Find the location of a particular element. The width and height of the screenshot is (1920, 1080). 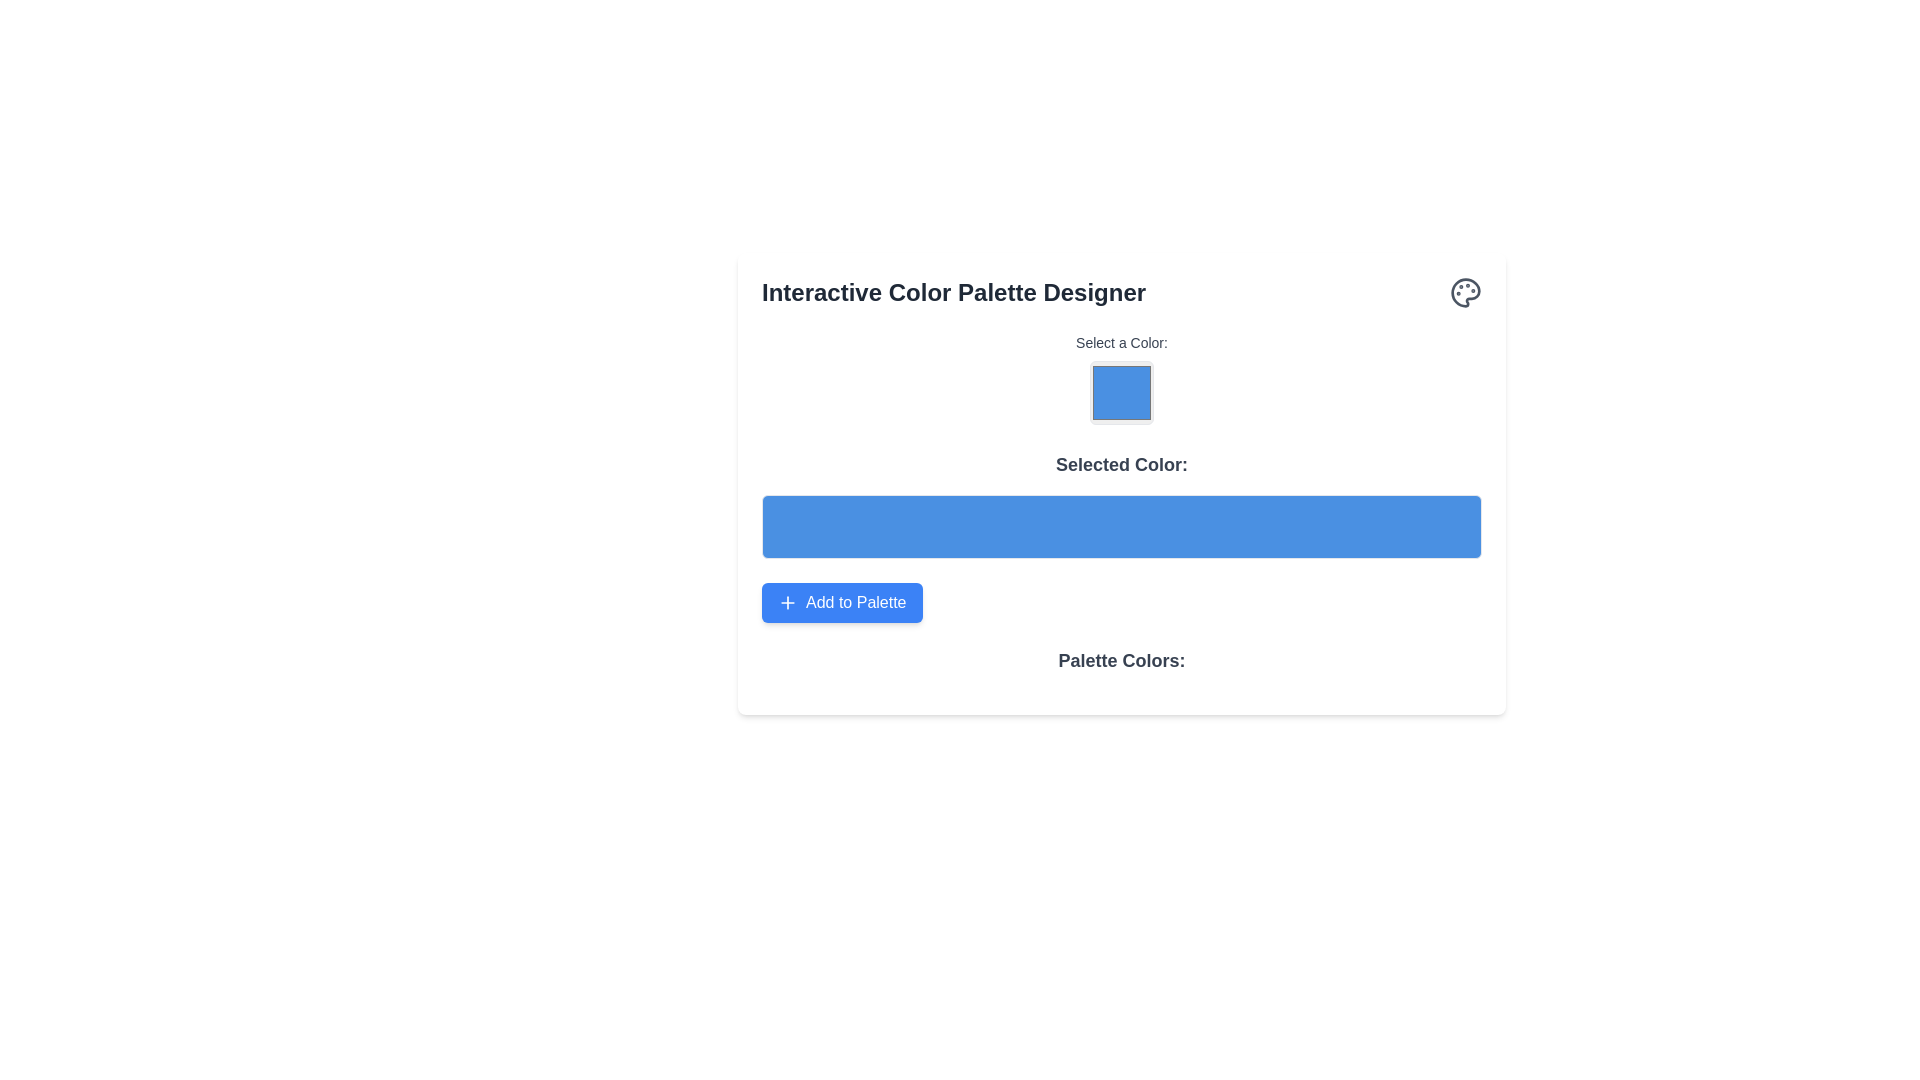

the painter's palette icon located in the top-right corner of the 'Interactive Color Palette Designer' section is located at coordinates (1465, 293).